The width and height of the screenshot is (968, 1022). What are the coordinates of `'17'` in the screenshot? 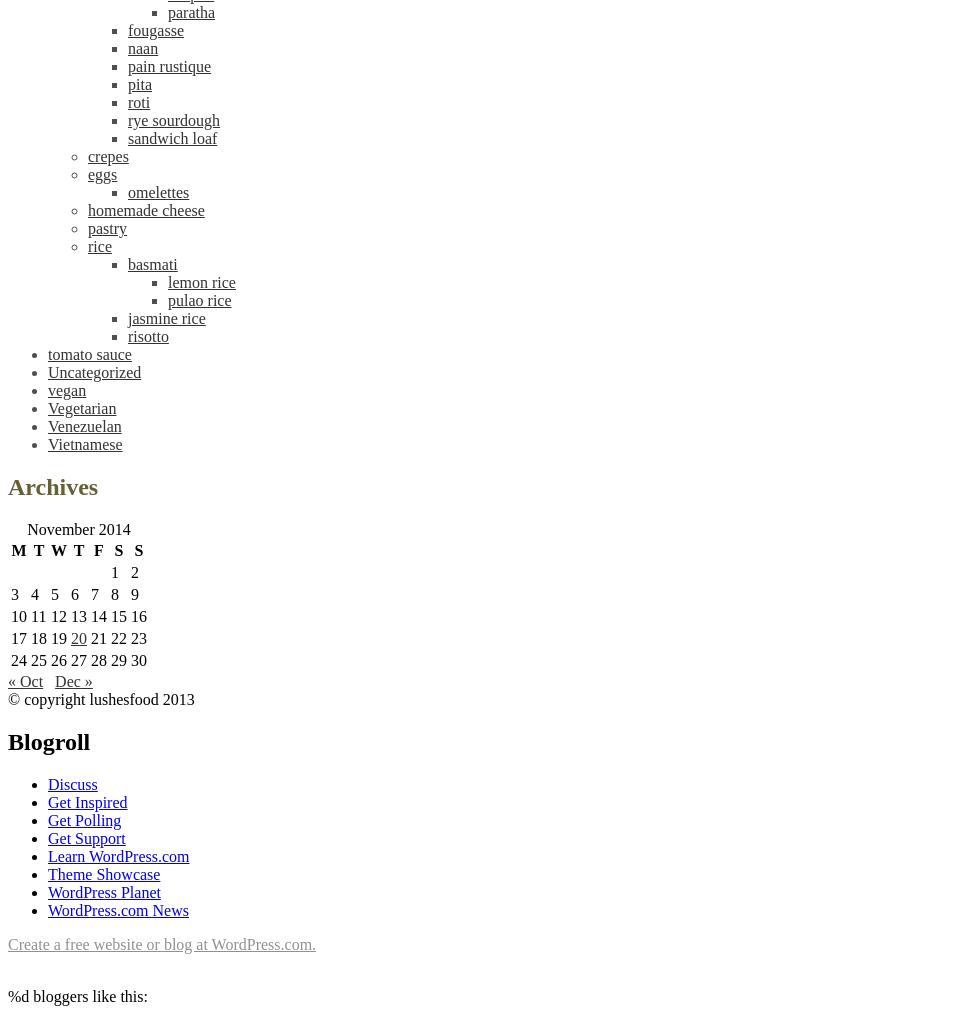 It's located at (18, 638).